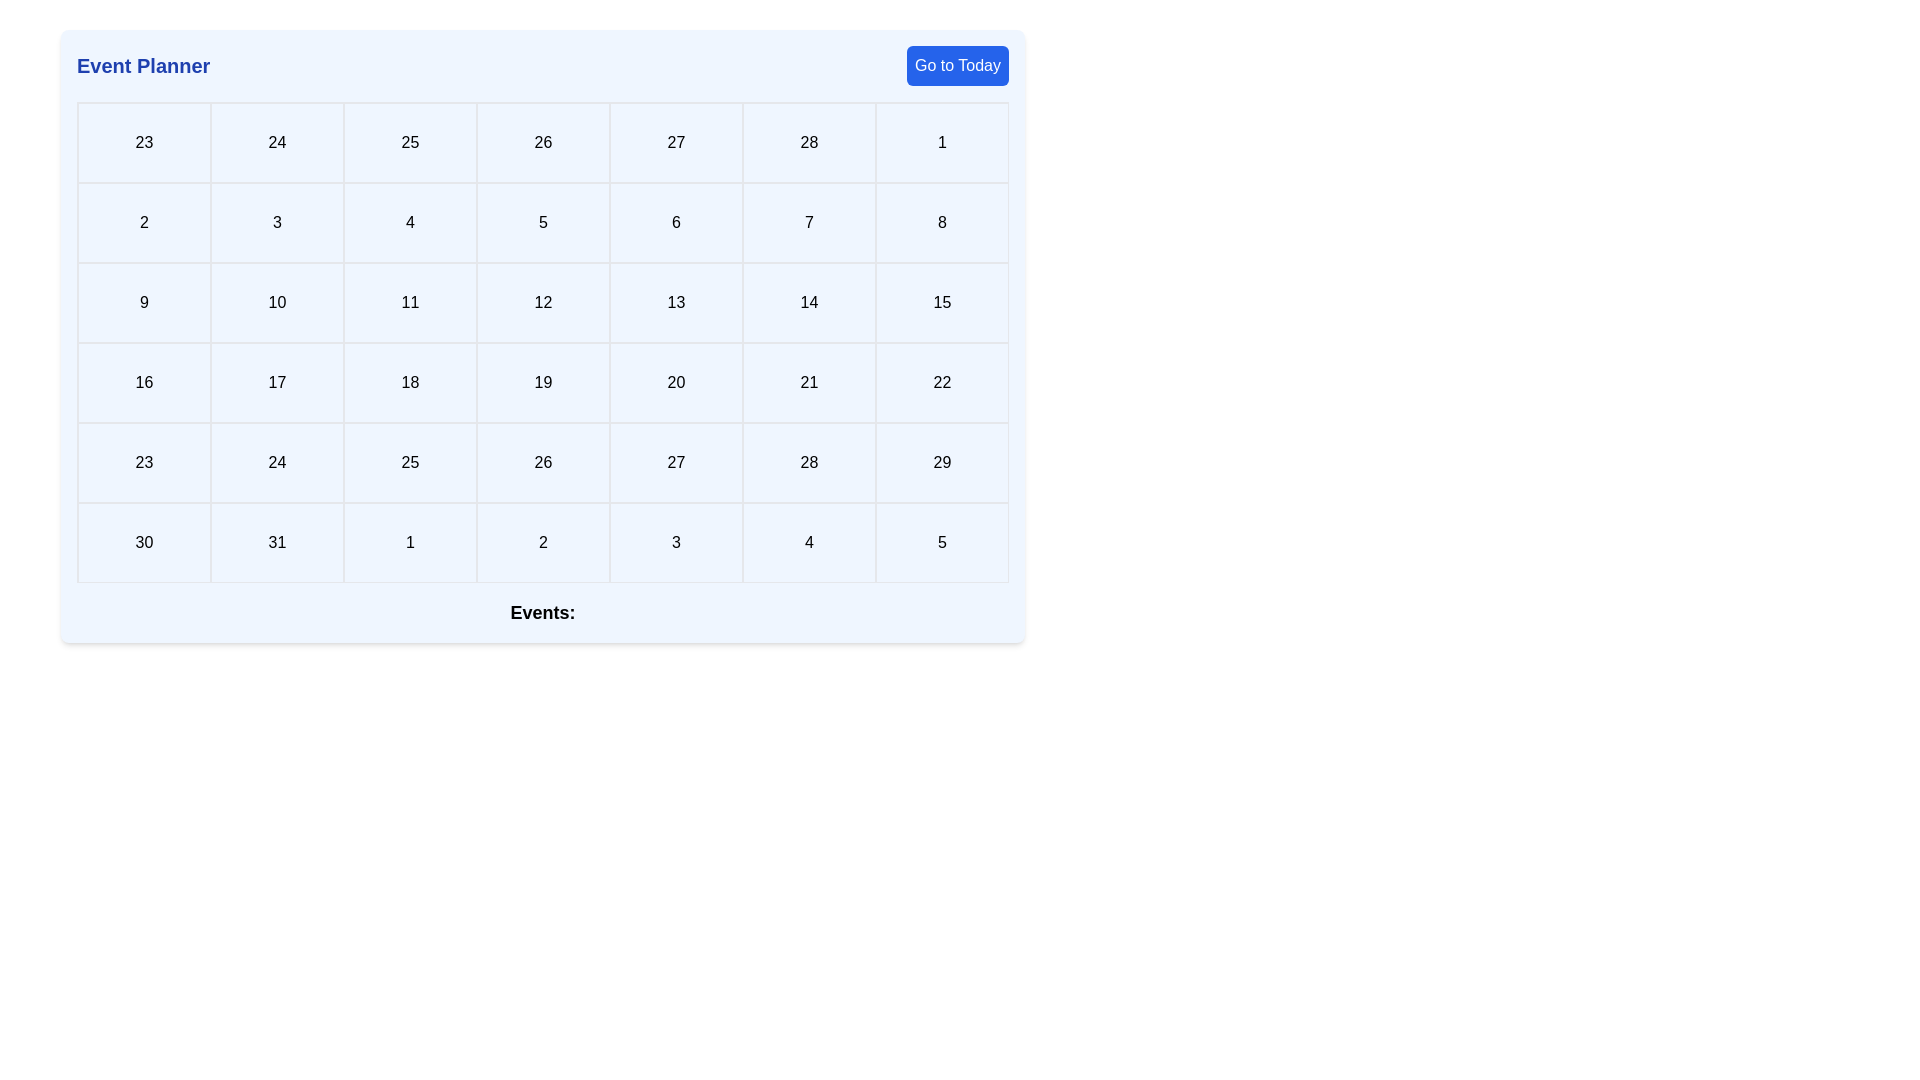 This screenshot has height=1080, width=1920. Describe the element at coordinates (276, 462) in the screenshot. I see `the text box displaying the number '24' with a light blue background, located in the fourth row, second column of the grid layout` at that location.